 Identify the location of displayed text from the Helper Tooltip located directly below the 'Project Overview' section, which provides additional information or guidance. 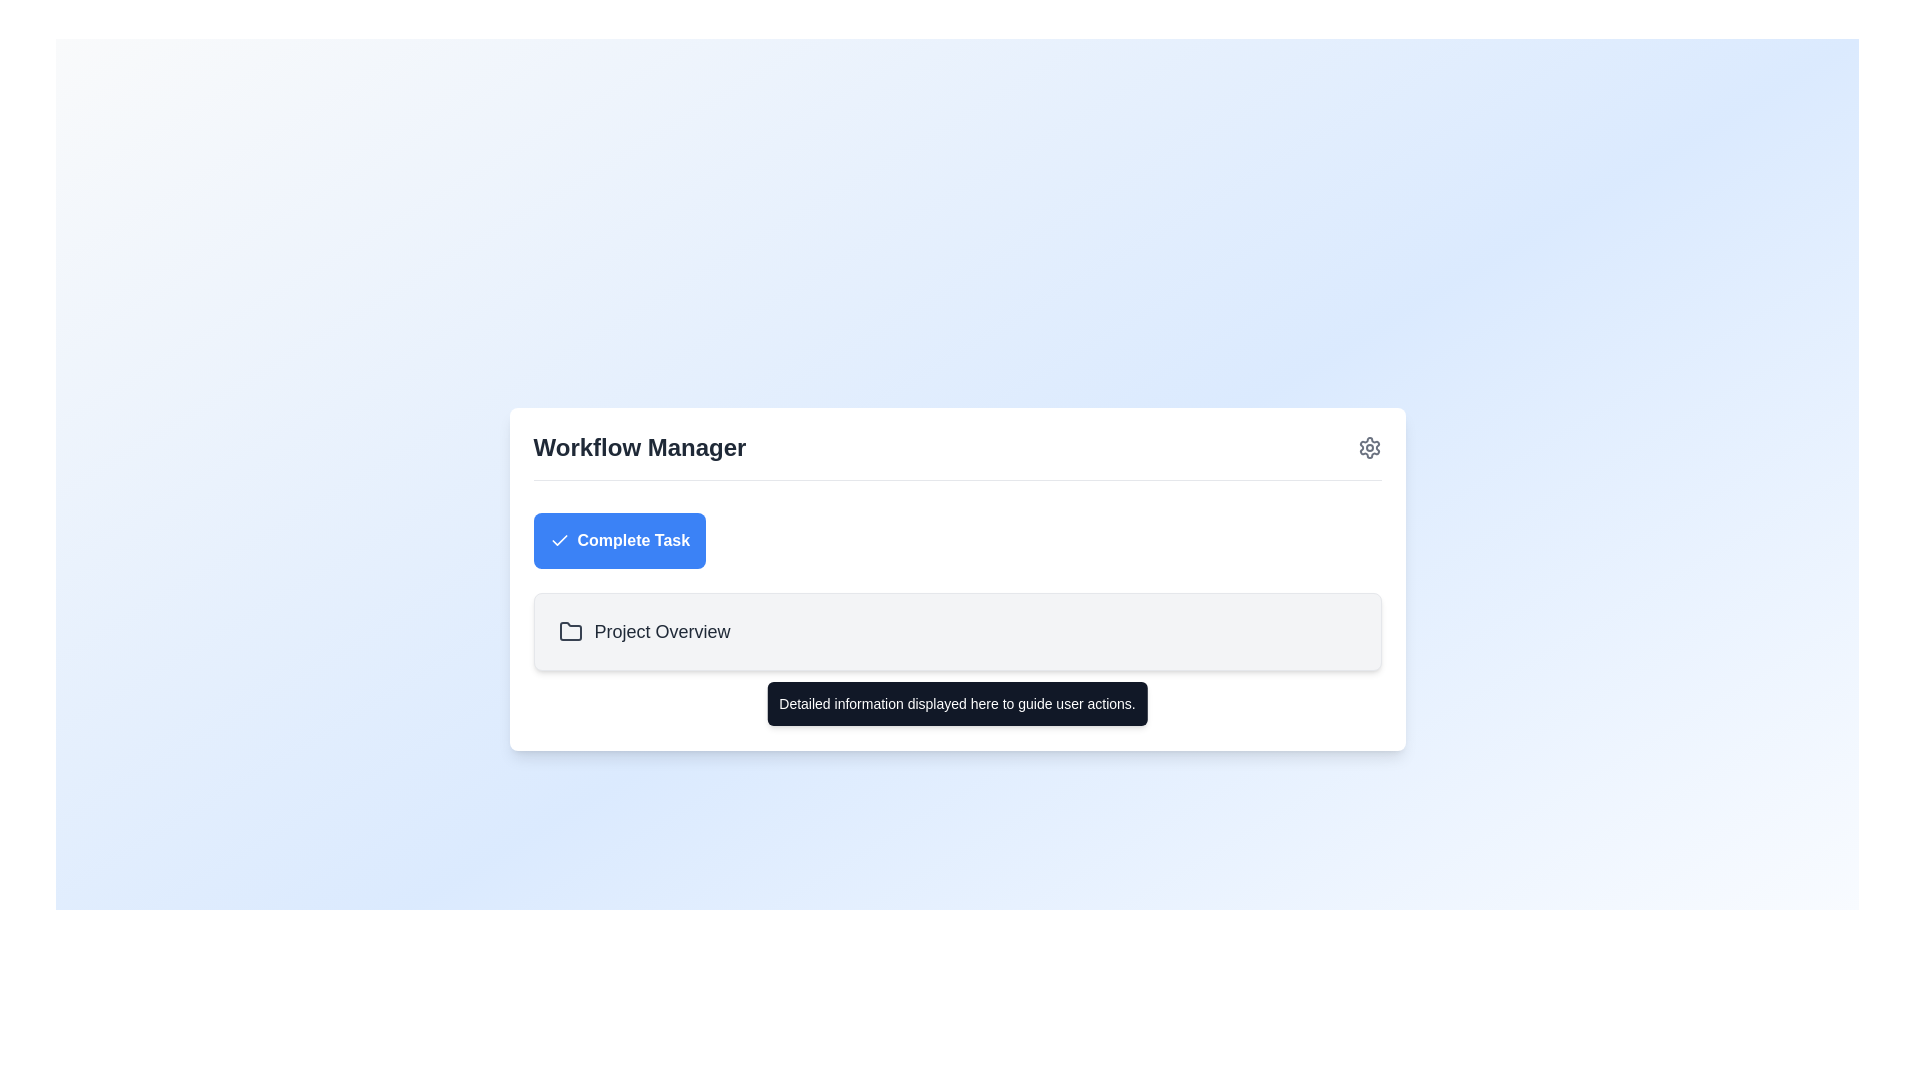
(956, 702).